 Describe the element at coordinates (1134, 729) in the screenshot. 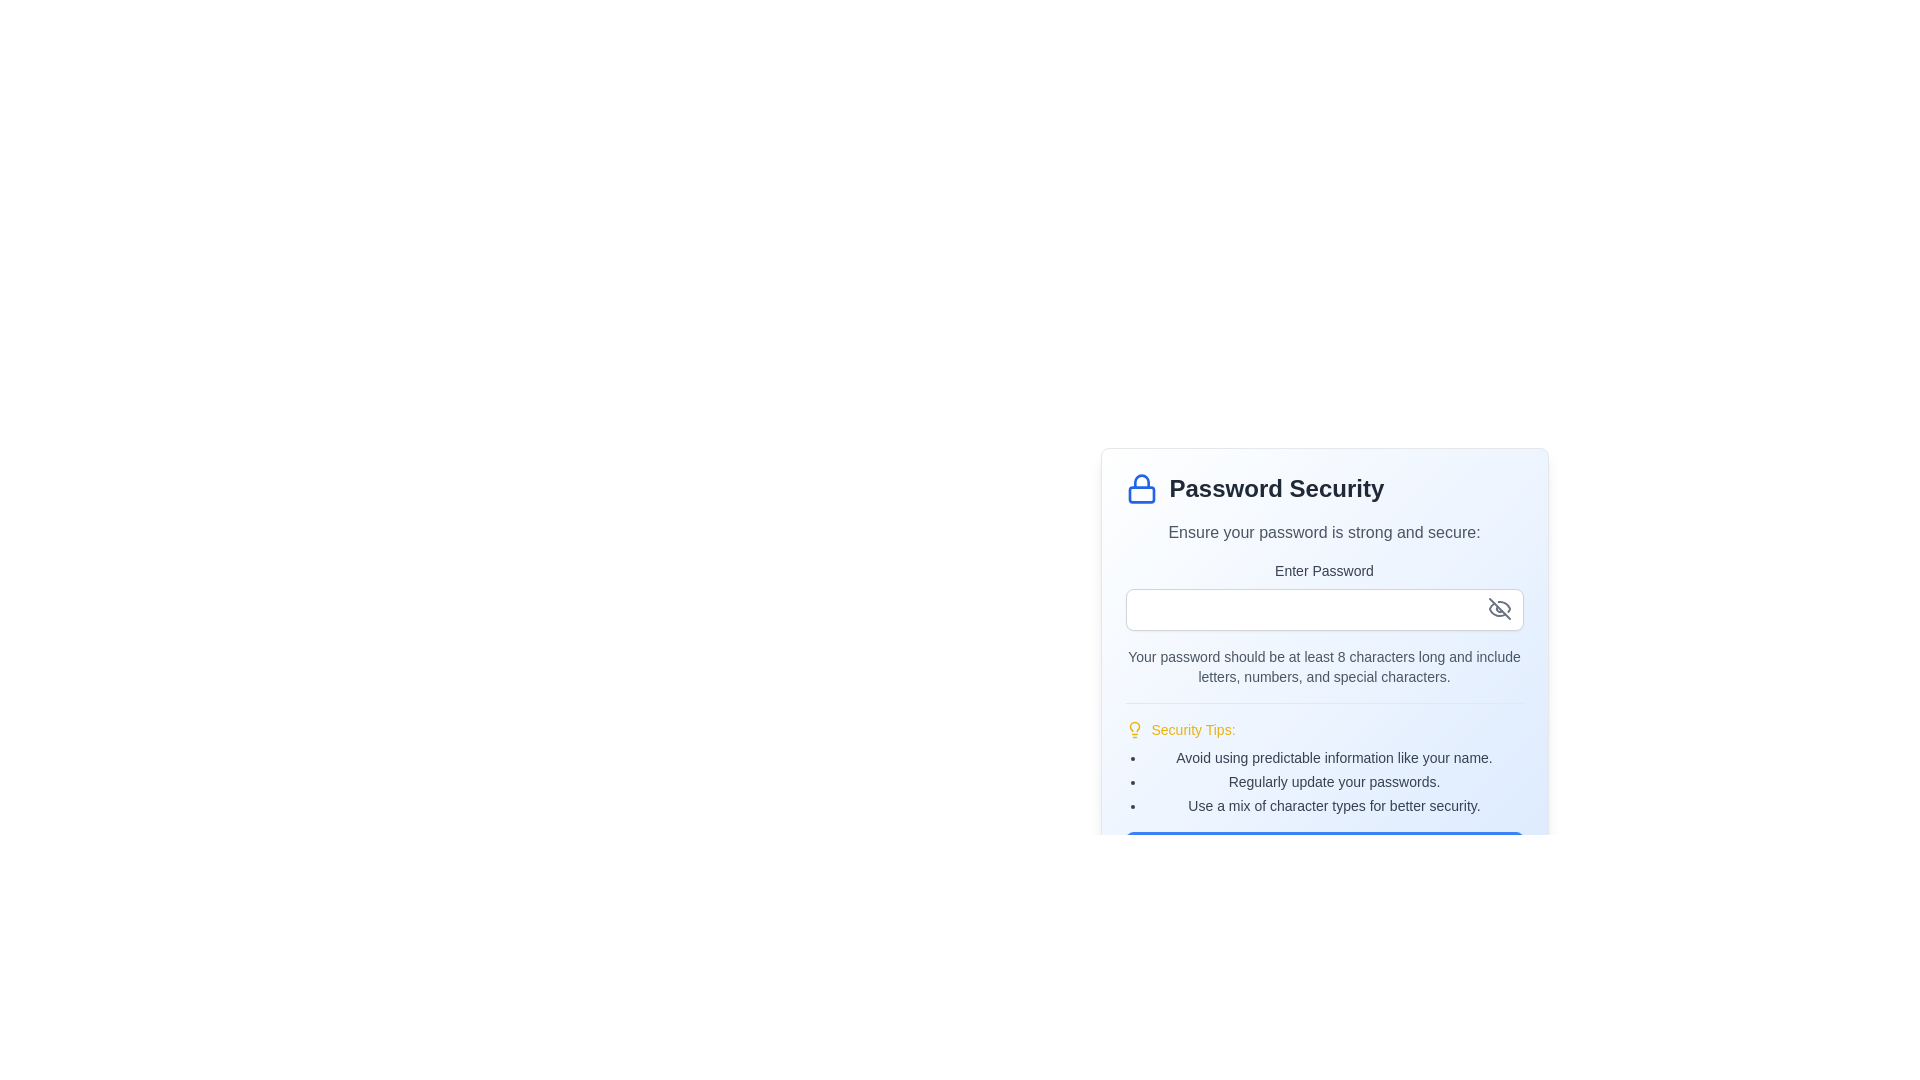

I see `the lightbulb icon with a minimalist design, which is colored yellow and has a class attribute of 'lucide-lightbulb', located to the left of the 'Security Tips:' text` at that location.